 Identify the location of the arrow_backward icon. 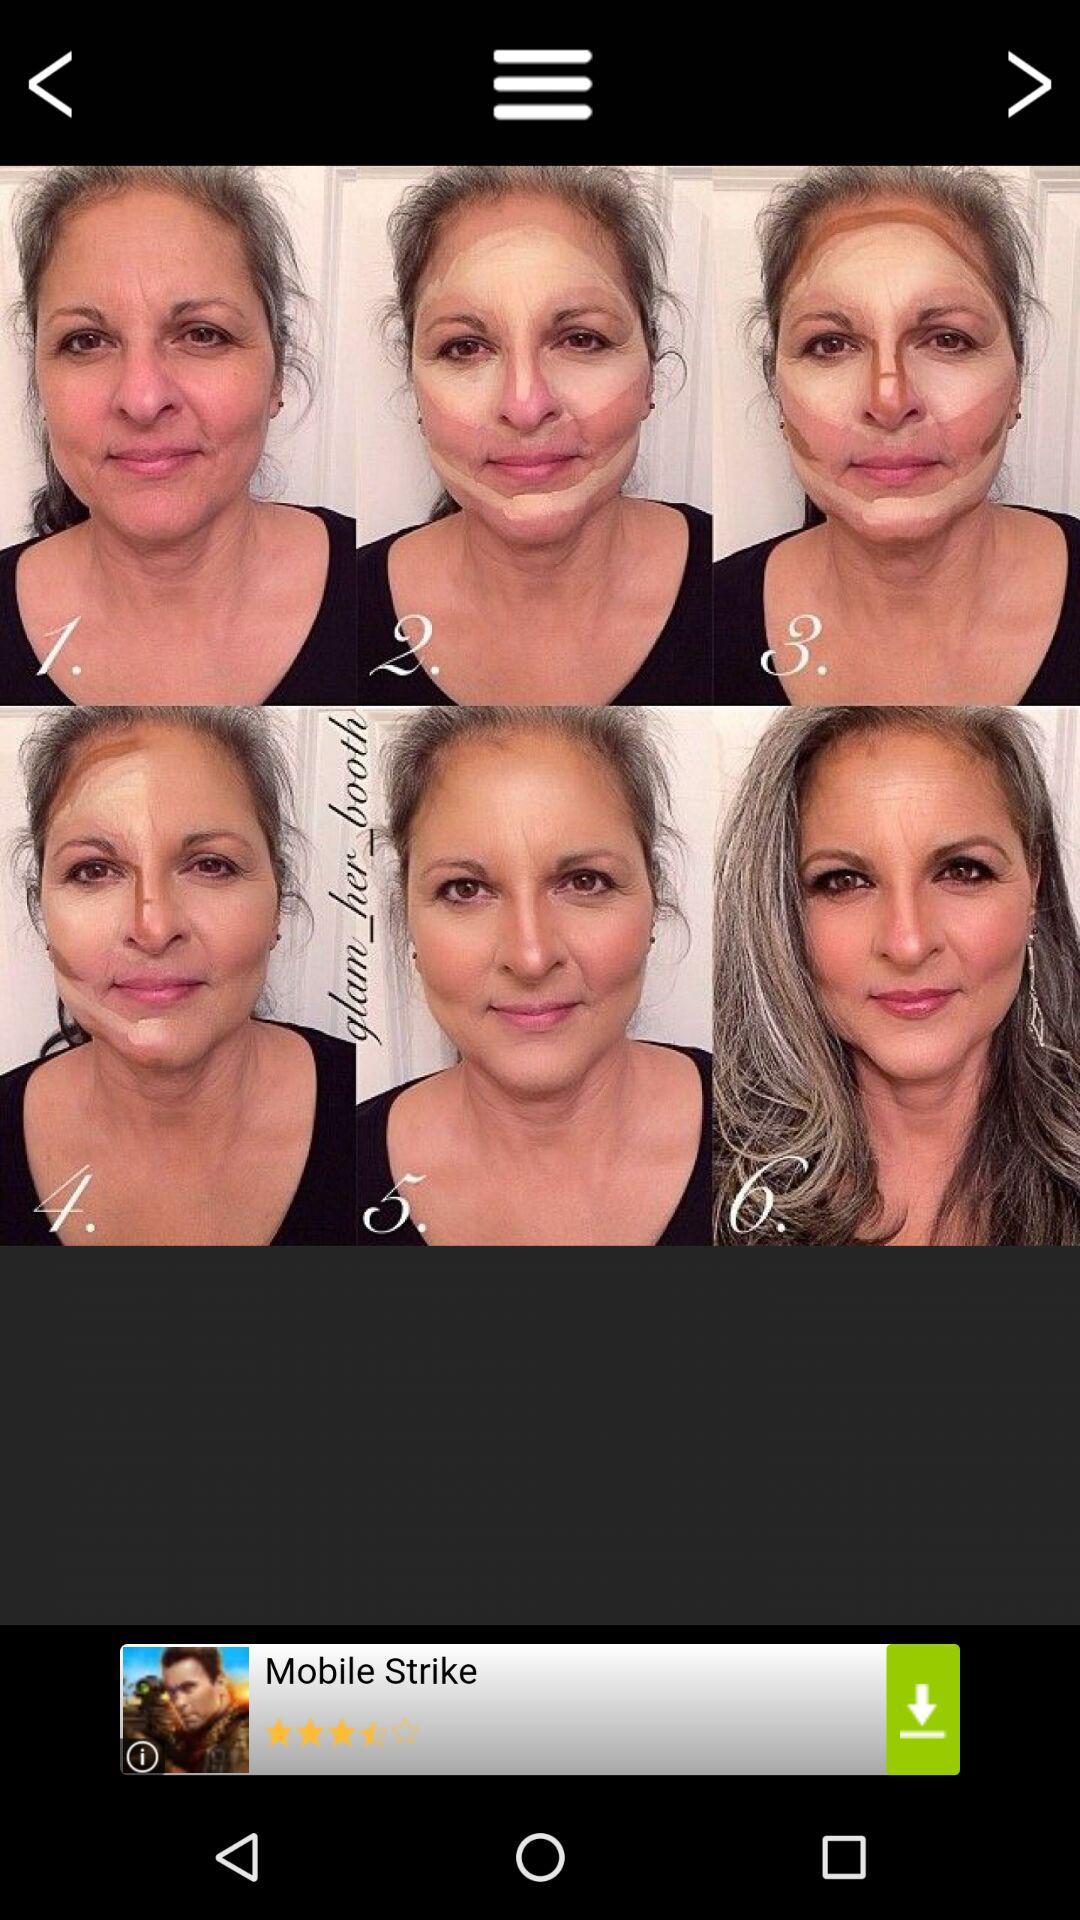
(53, 87).